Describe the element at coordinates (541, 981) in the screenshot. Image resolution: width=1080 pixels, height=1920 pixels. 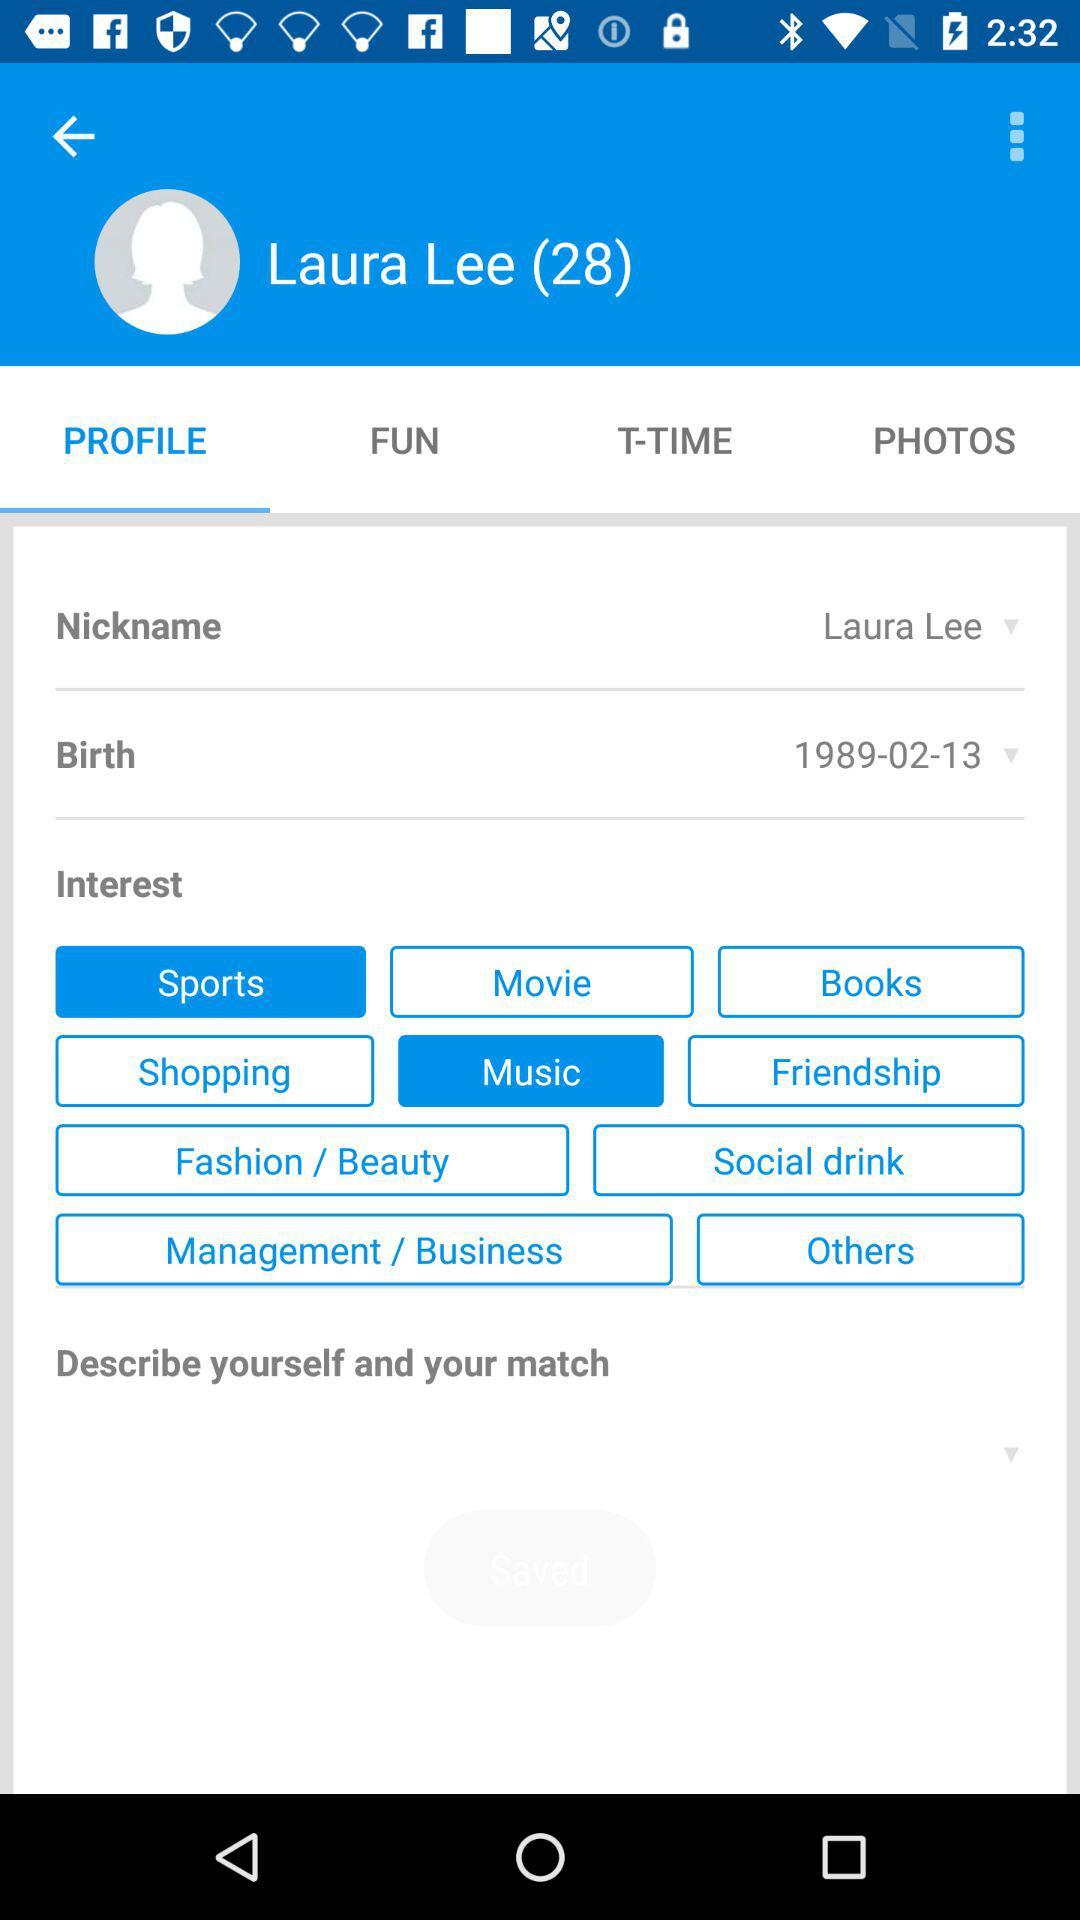
I see `the icon next to books` at that location.